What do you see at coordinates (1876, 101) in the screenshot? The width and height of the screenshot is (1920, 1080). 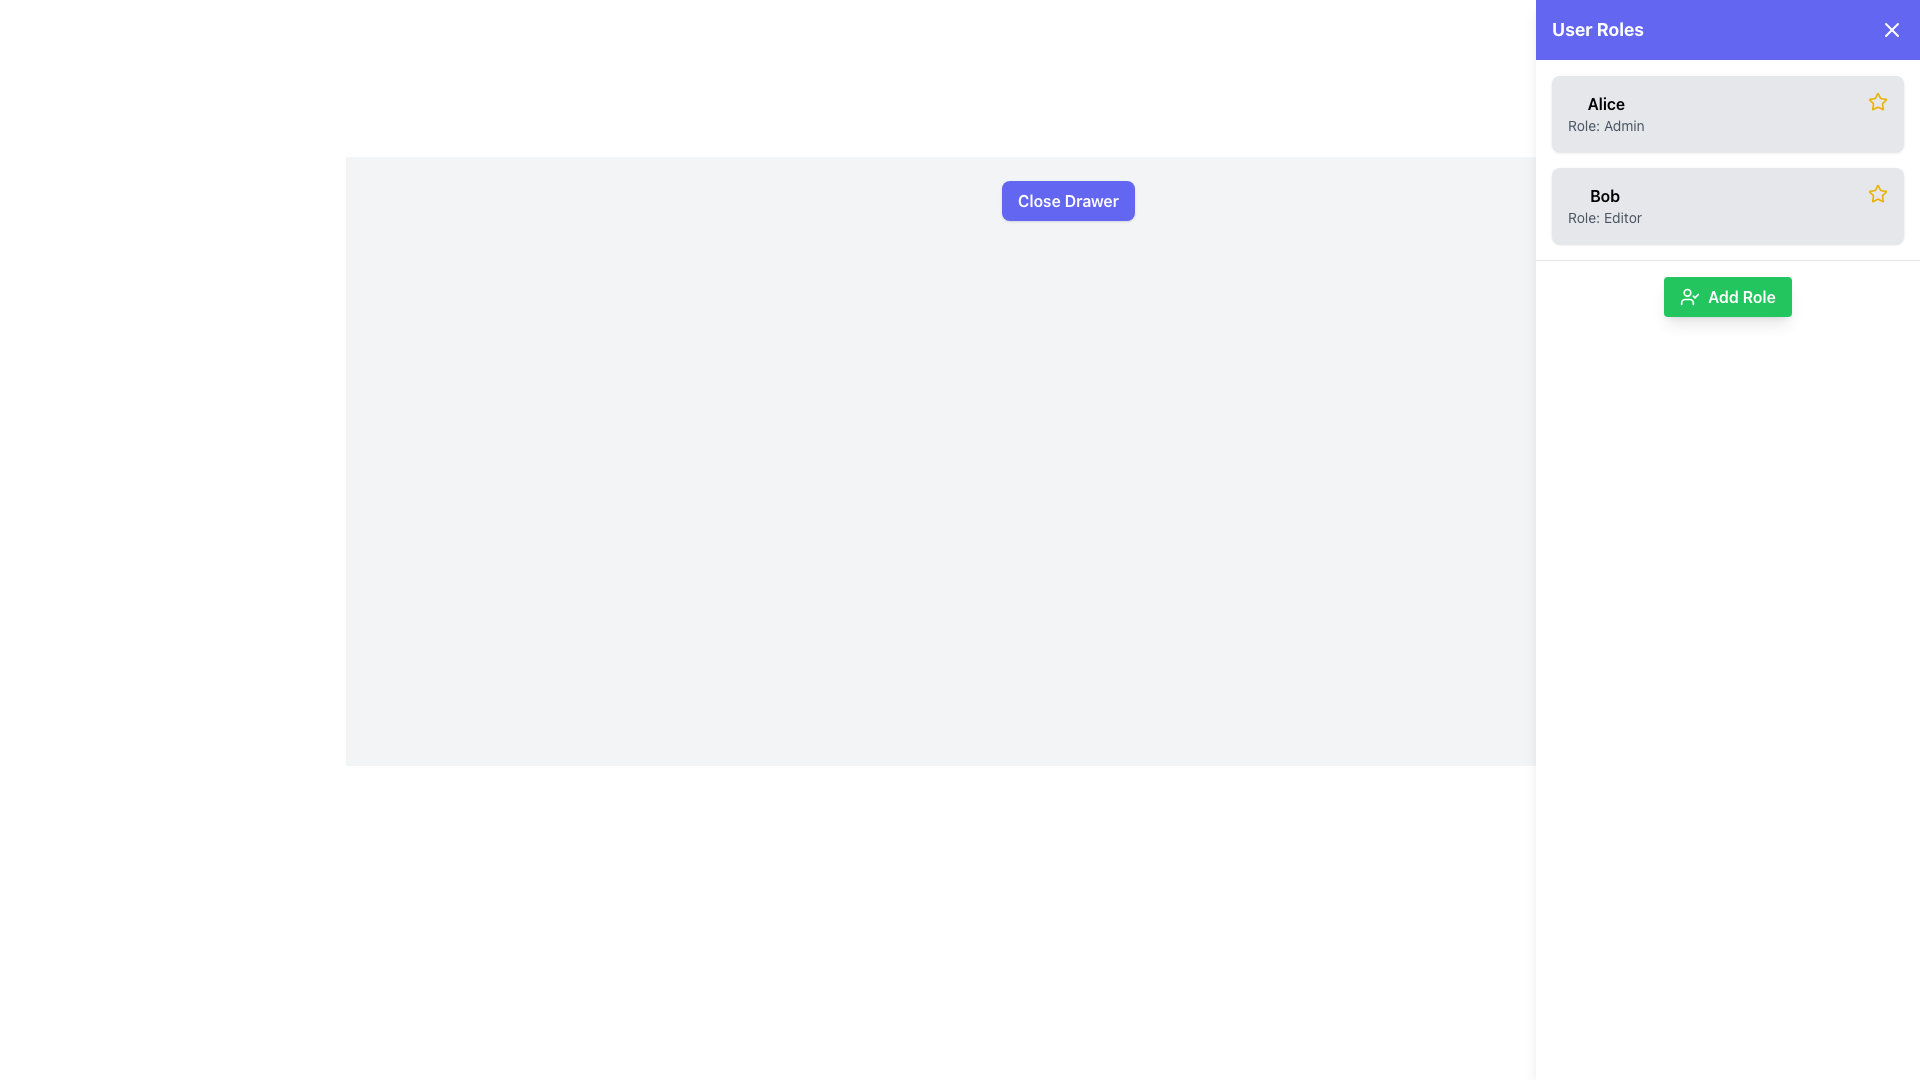 I see `the star icon located to the right of the 'Role: Editor' text in the 'User Roles' drawer` at bounding box center [1876, 101].